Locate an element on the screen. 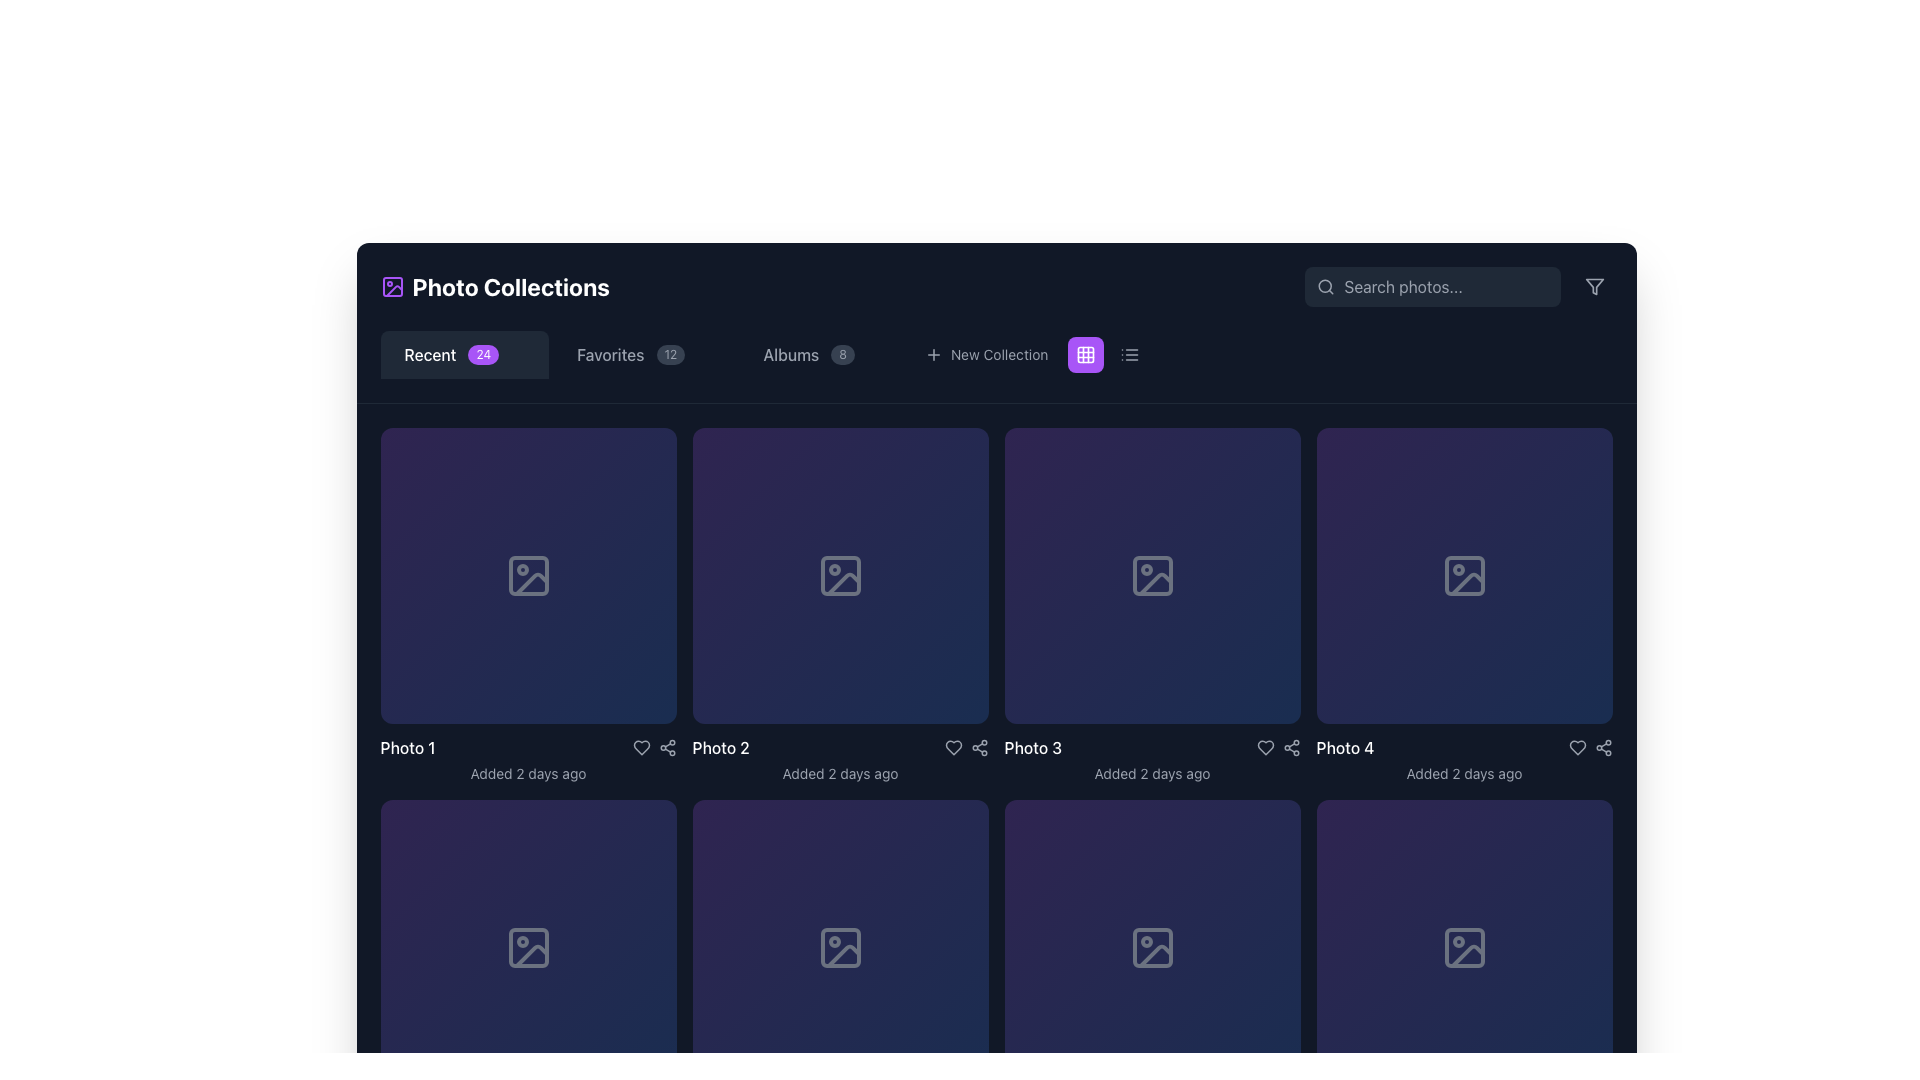 The image size is (1920, 1080). the Image placeholder icon located in the fourth position of the grid of photo placeholders, which is styled with a gray color and a simplistic photo depiction is located at coordinates (1464, 575).